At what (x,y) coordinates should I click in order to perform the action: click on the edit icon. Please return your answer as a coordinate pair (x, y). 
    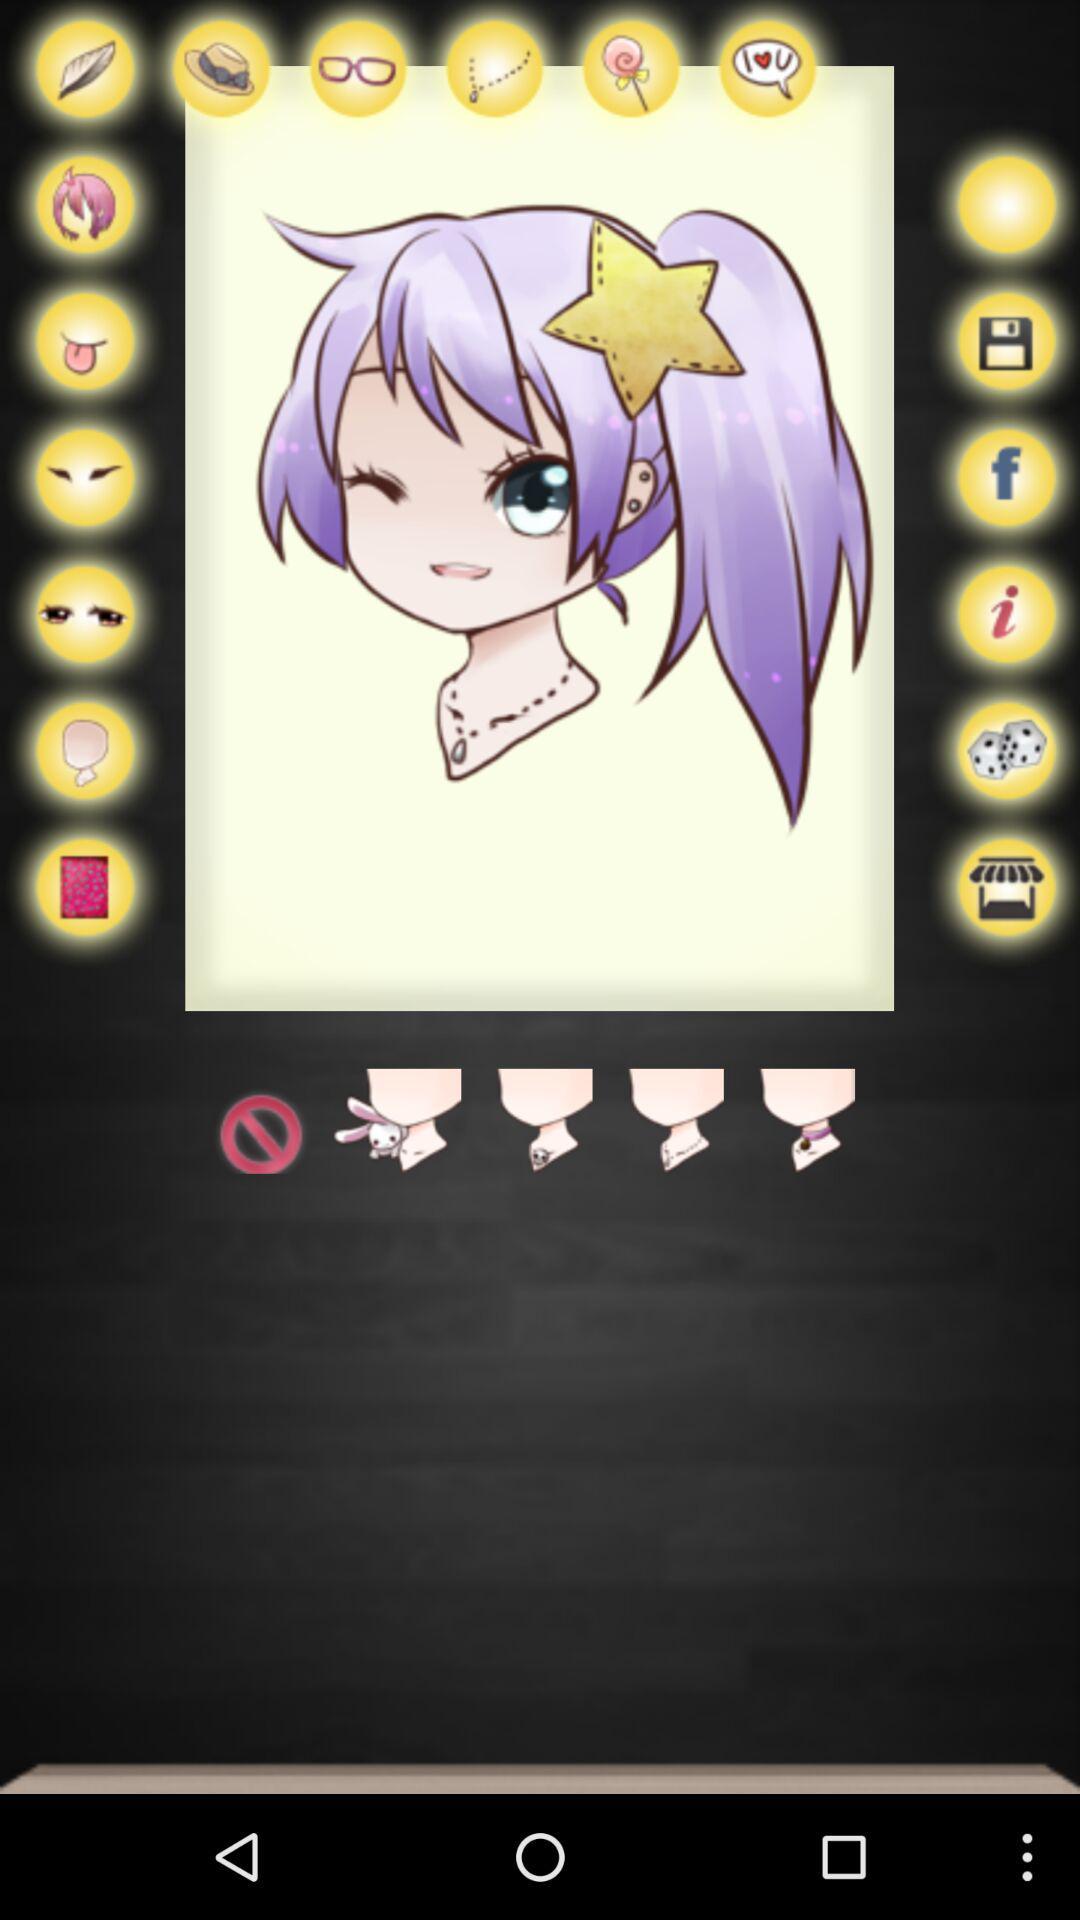
    Looking at the image, I should click on (83, 80).